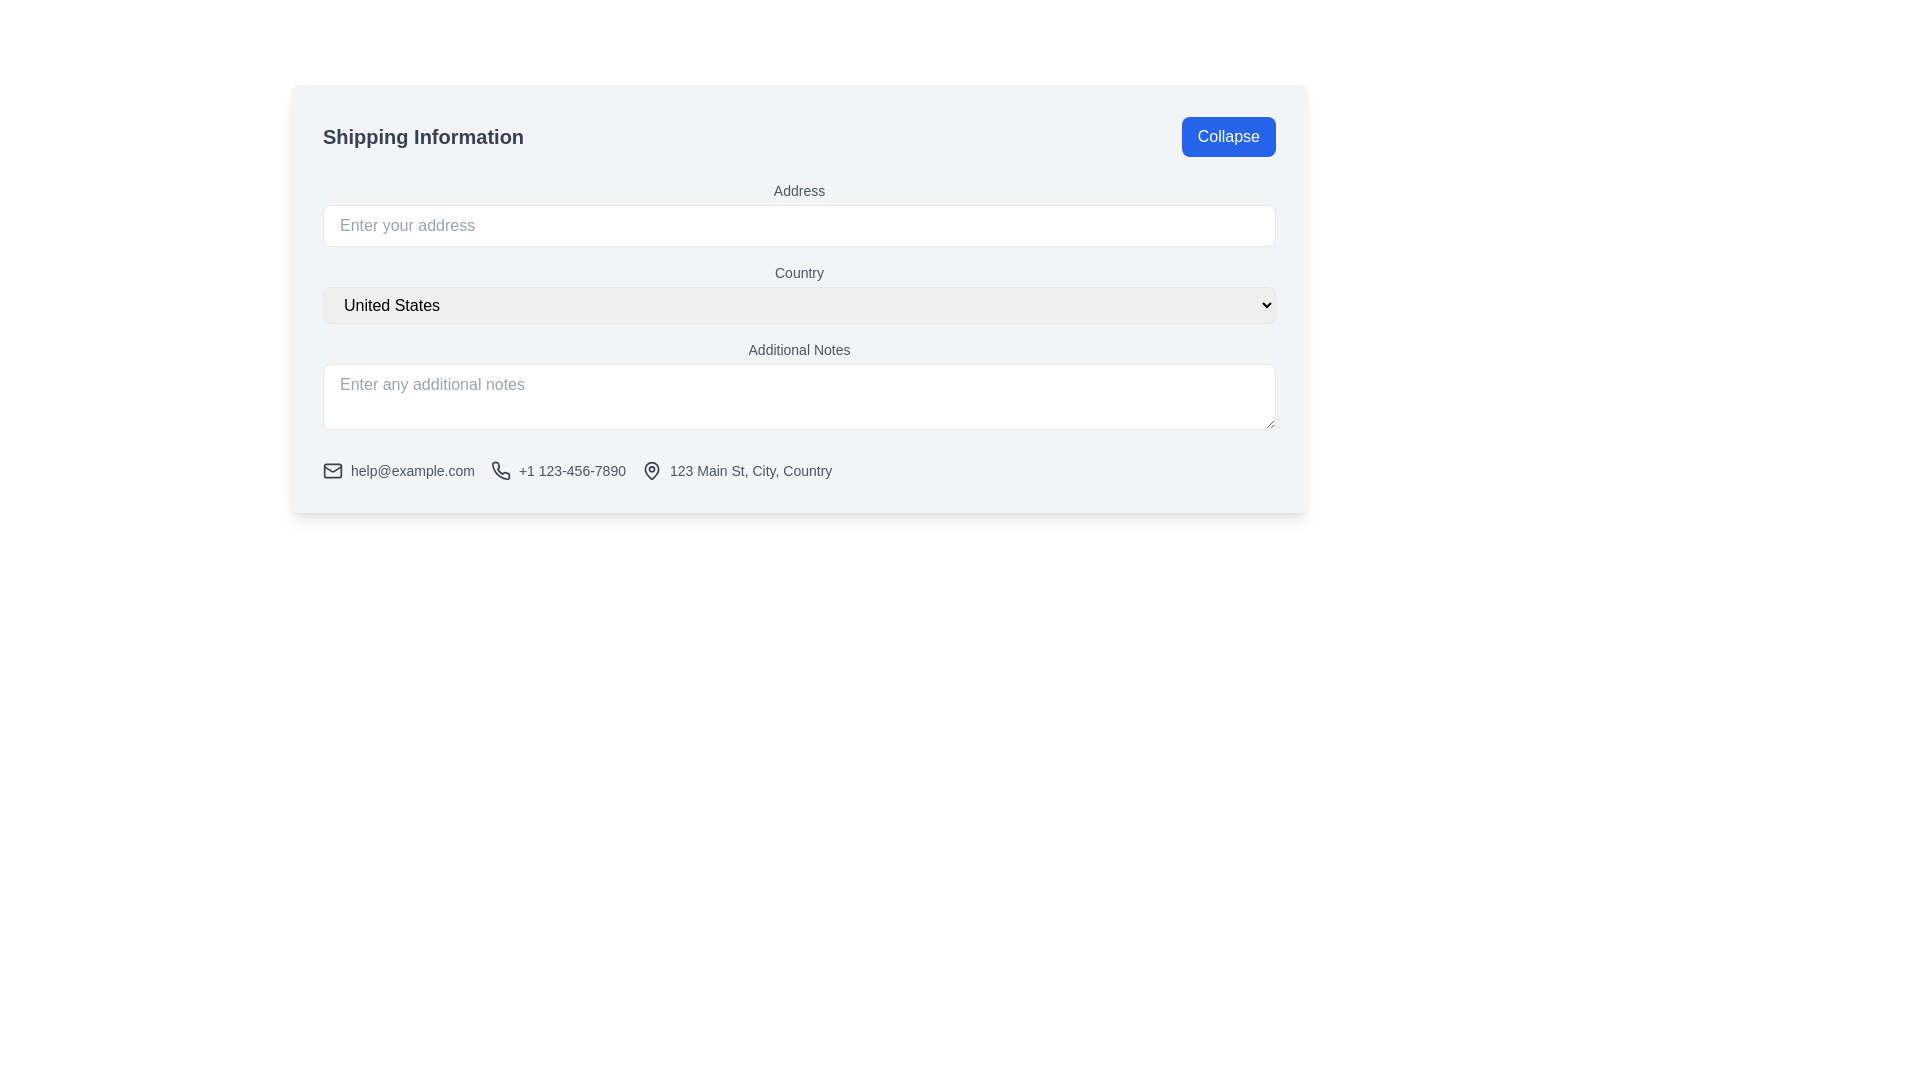  Describe the element at coordinates (736, 470) in the screenshot. I see `the address text-label element, which is the third item in the row of contact information on the card` at that location.